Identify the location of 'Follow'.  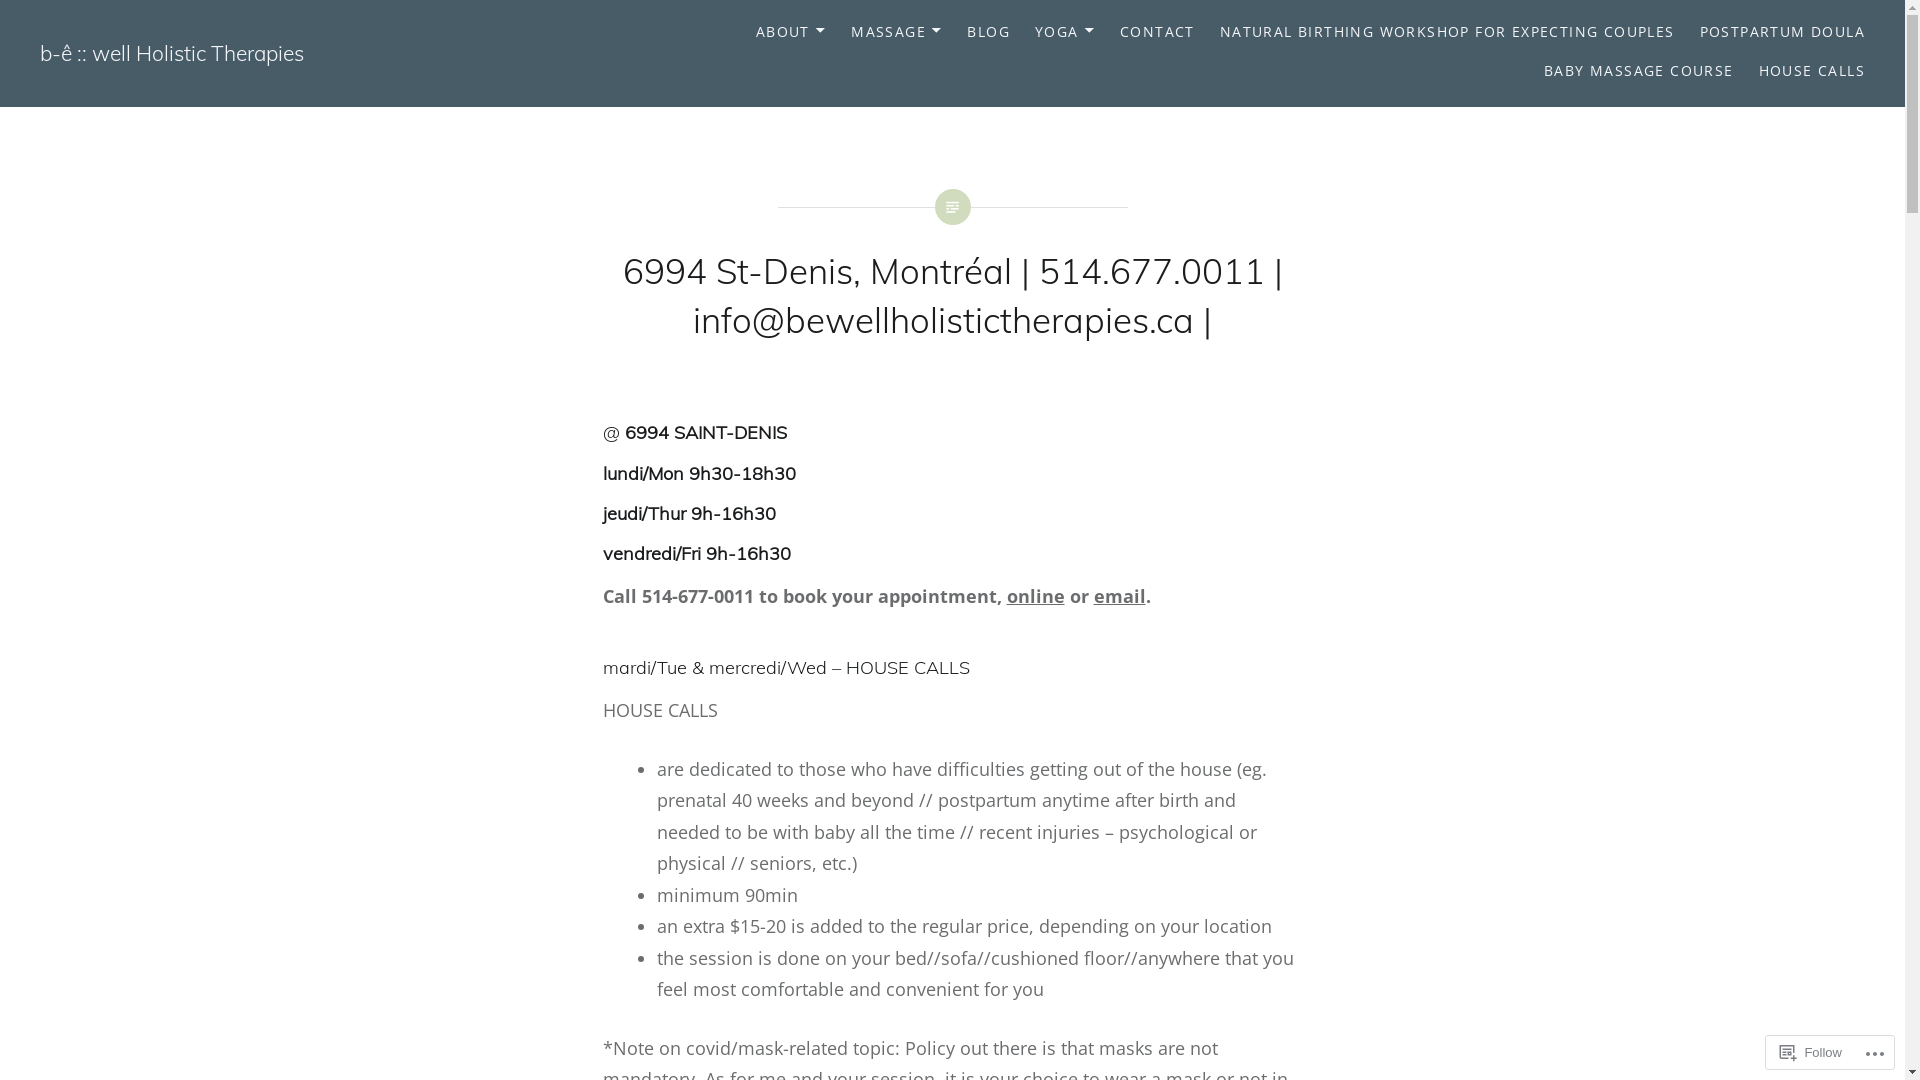
(1771, 1051).